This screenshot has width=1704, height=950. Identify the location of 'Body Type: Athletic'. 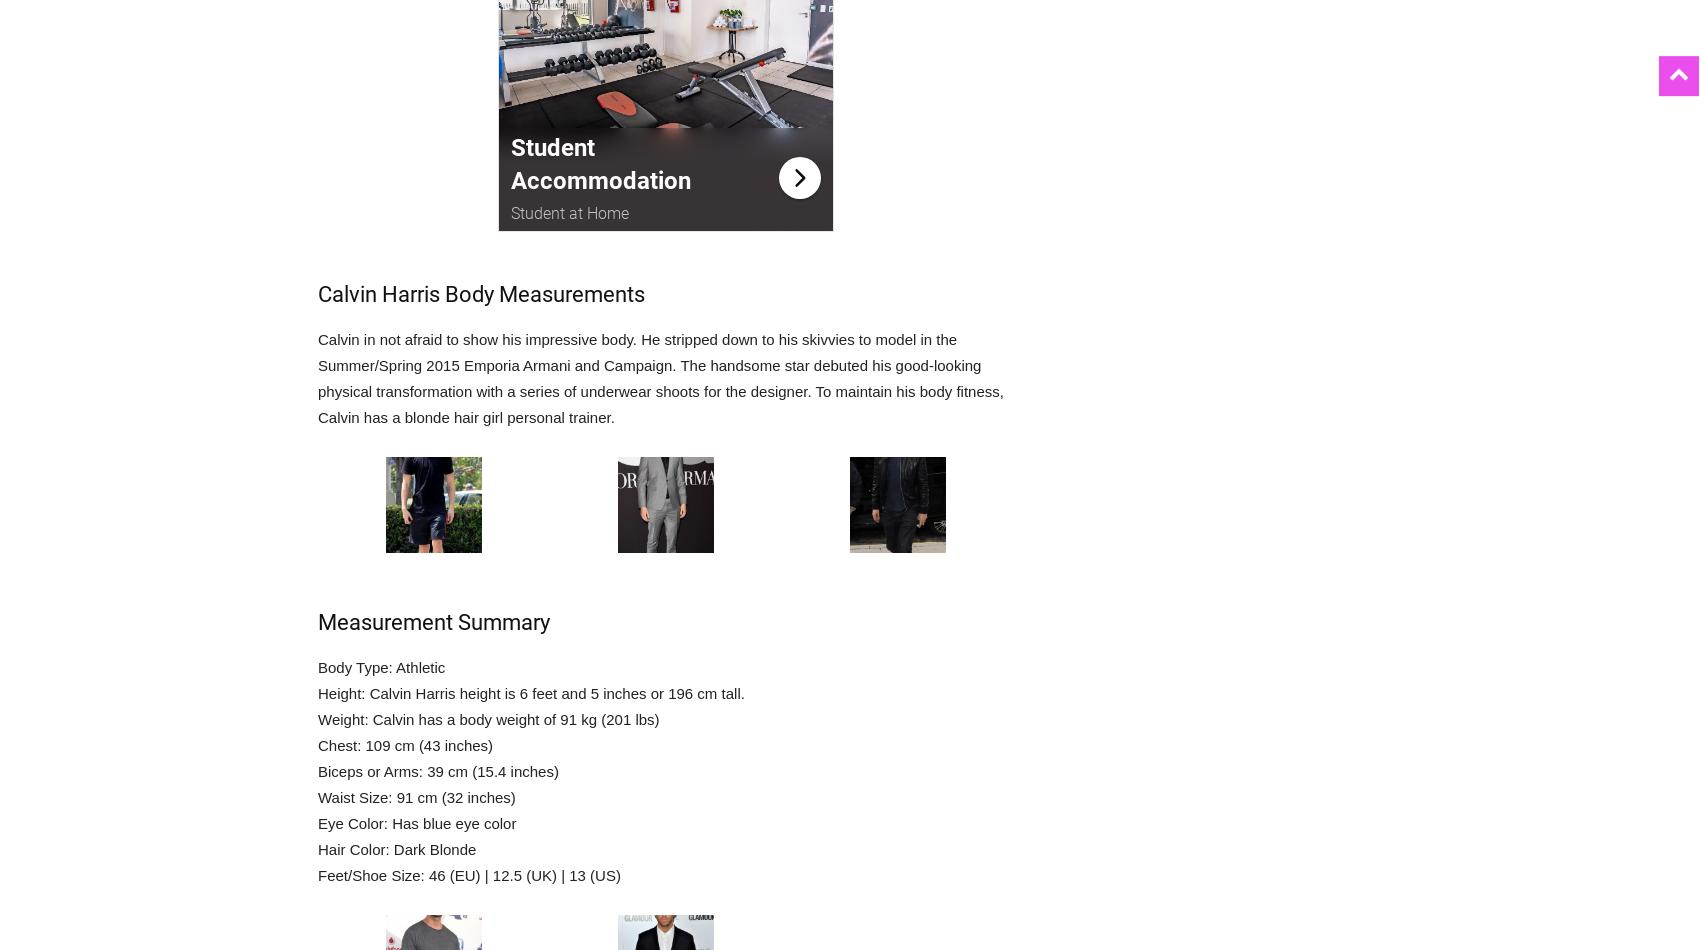
(380, 667).